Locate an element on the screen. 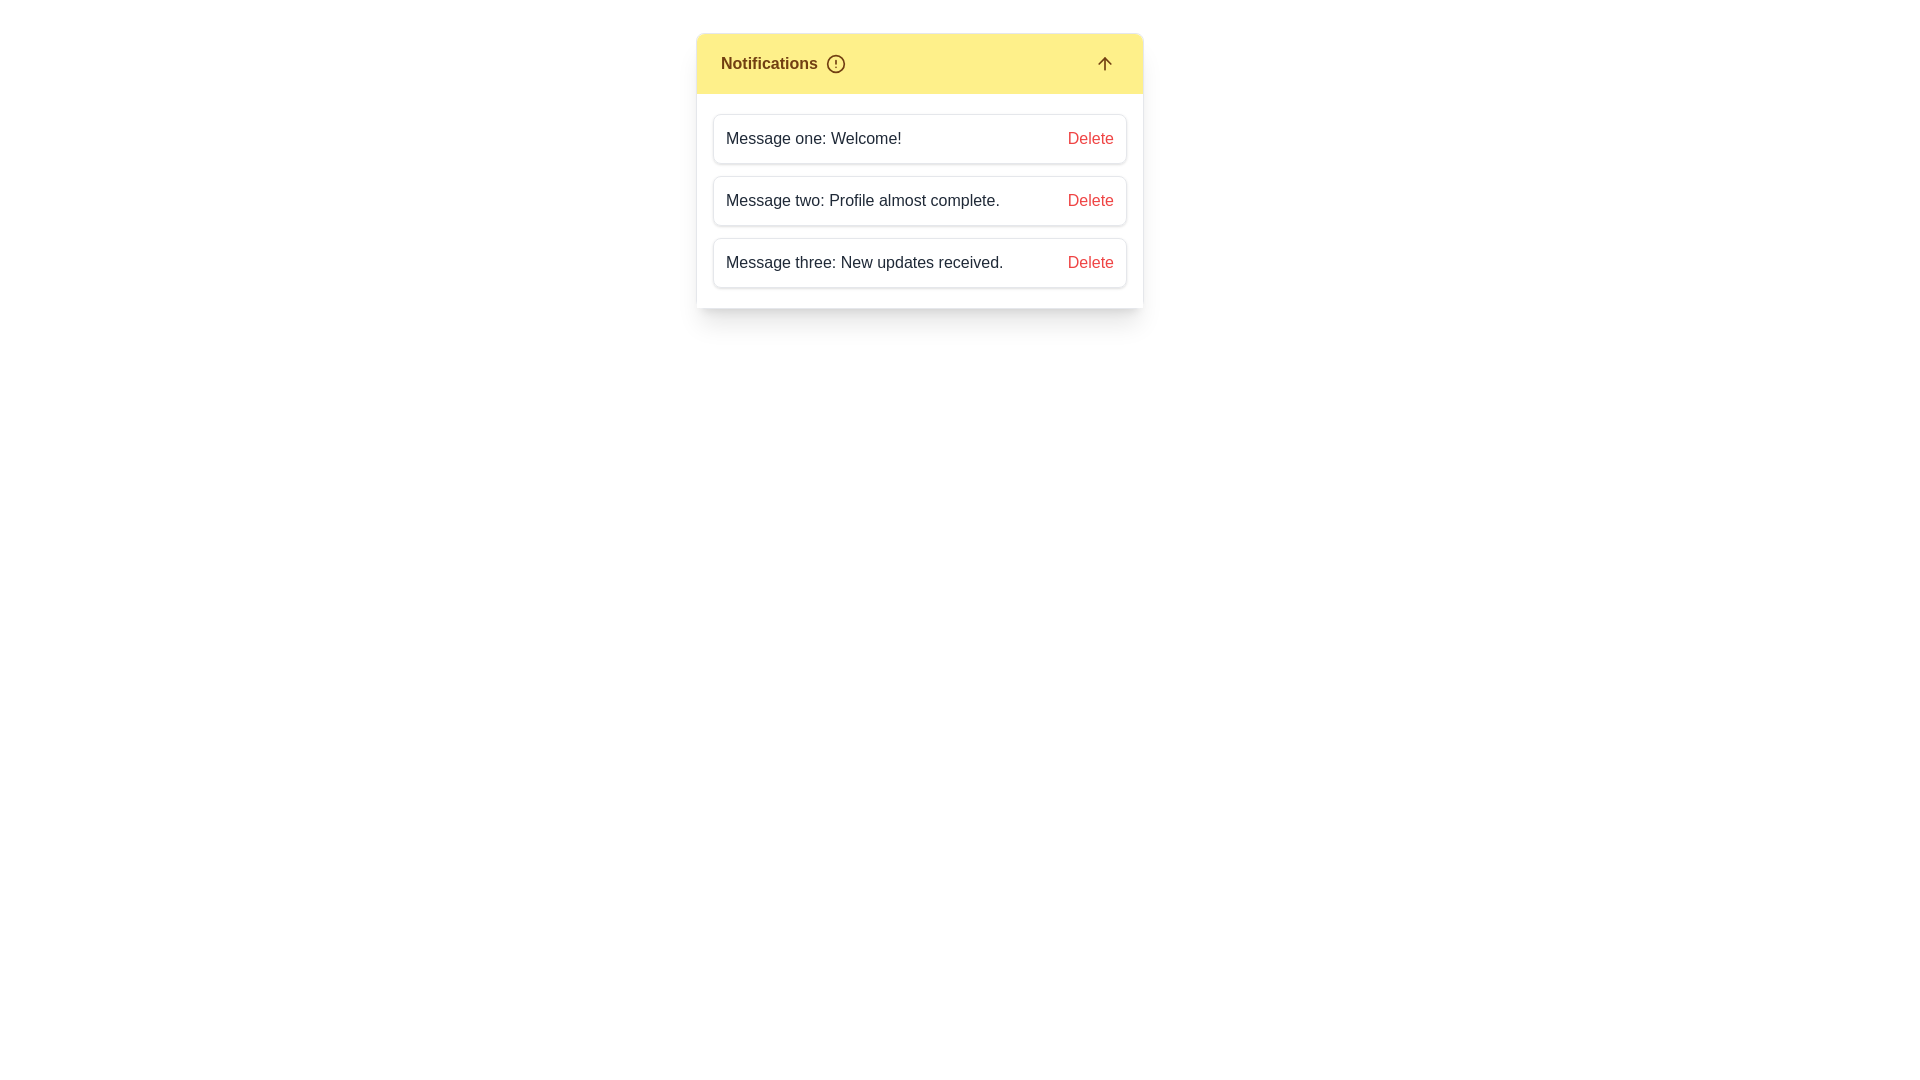  the Text label that serves as the title for the notifications dropdown section, located at the top-left corner of the yellow header is located at coordinates (782, 63).